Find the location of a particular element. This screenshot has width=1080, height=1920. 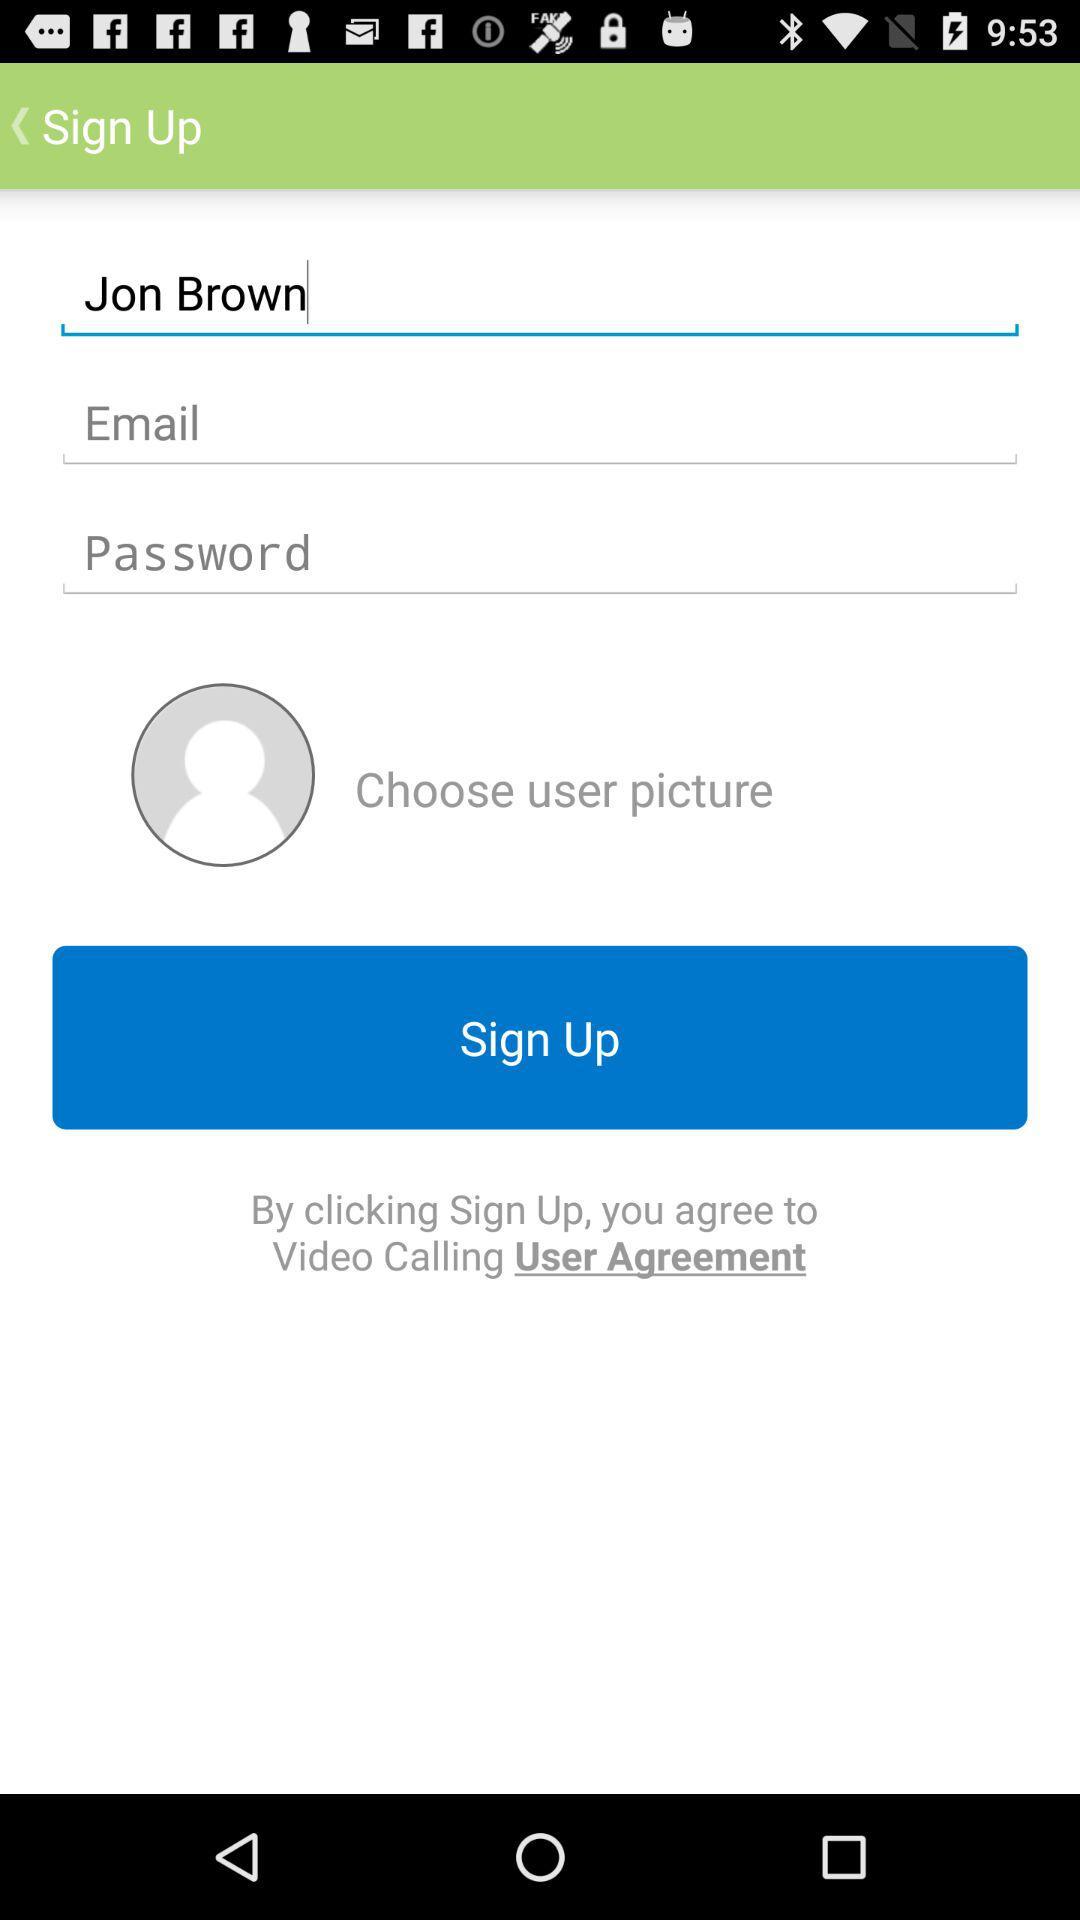

password is located at coordinates (540, 552).